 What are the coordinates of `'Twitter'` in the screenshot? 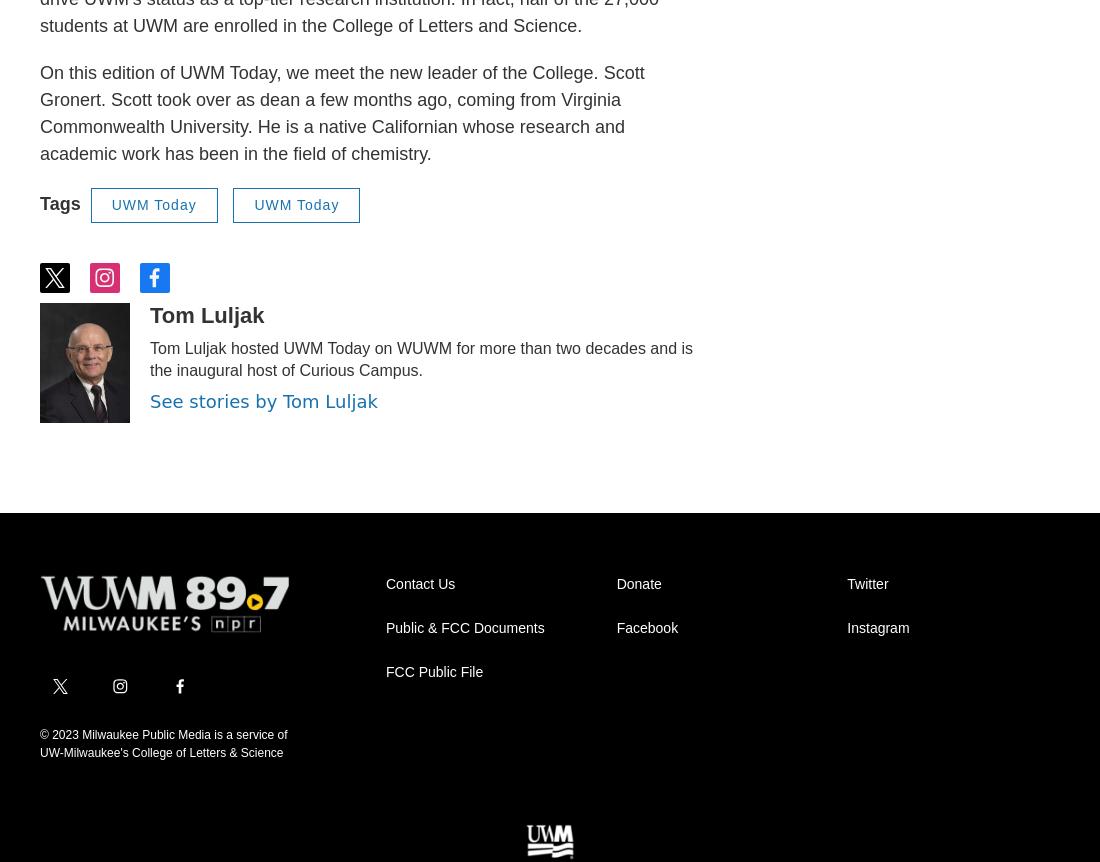 It's located at (866, 582).